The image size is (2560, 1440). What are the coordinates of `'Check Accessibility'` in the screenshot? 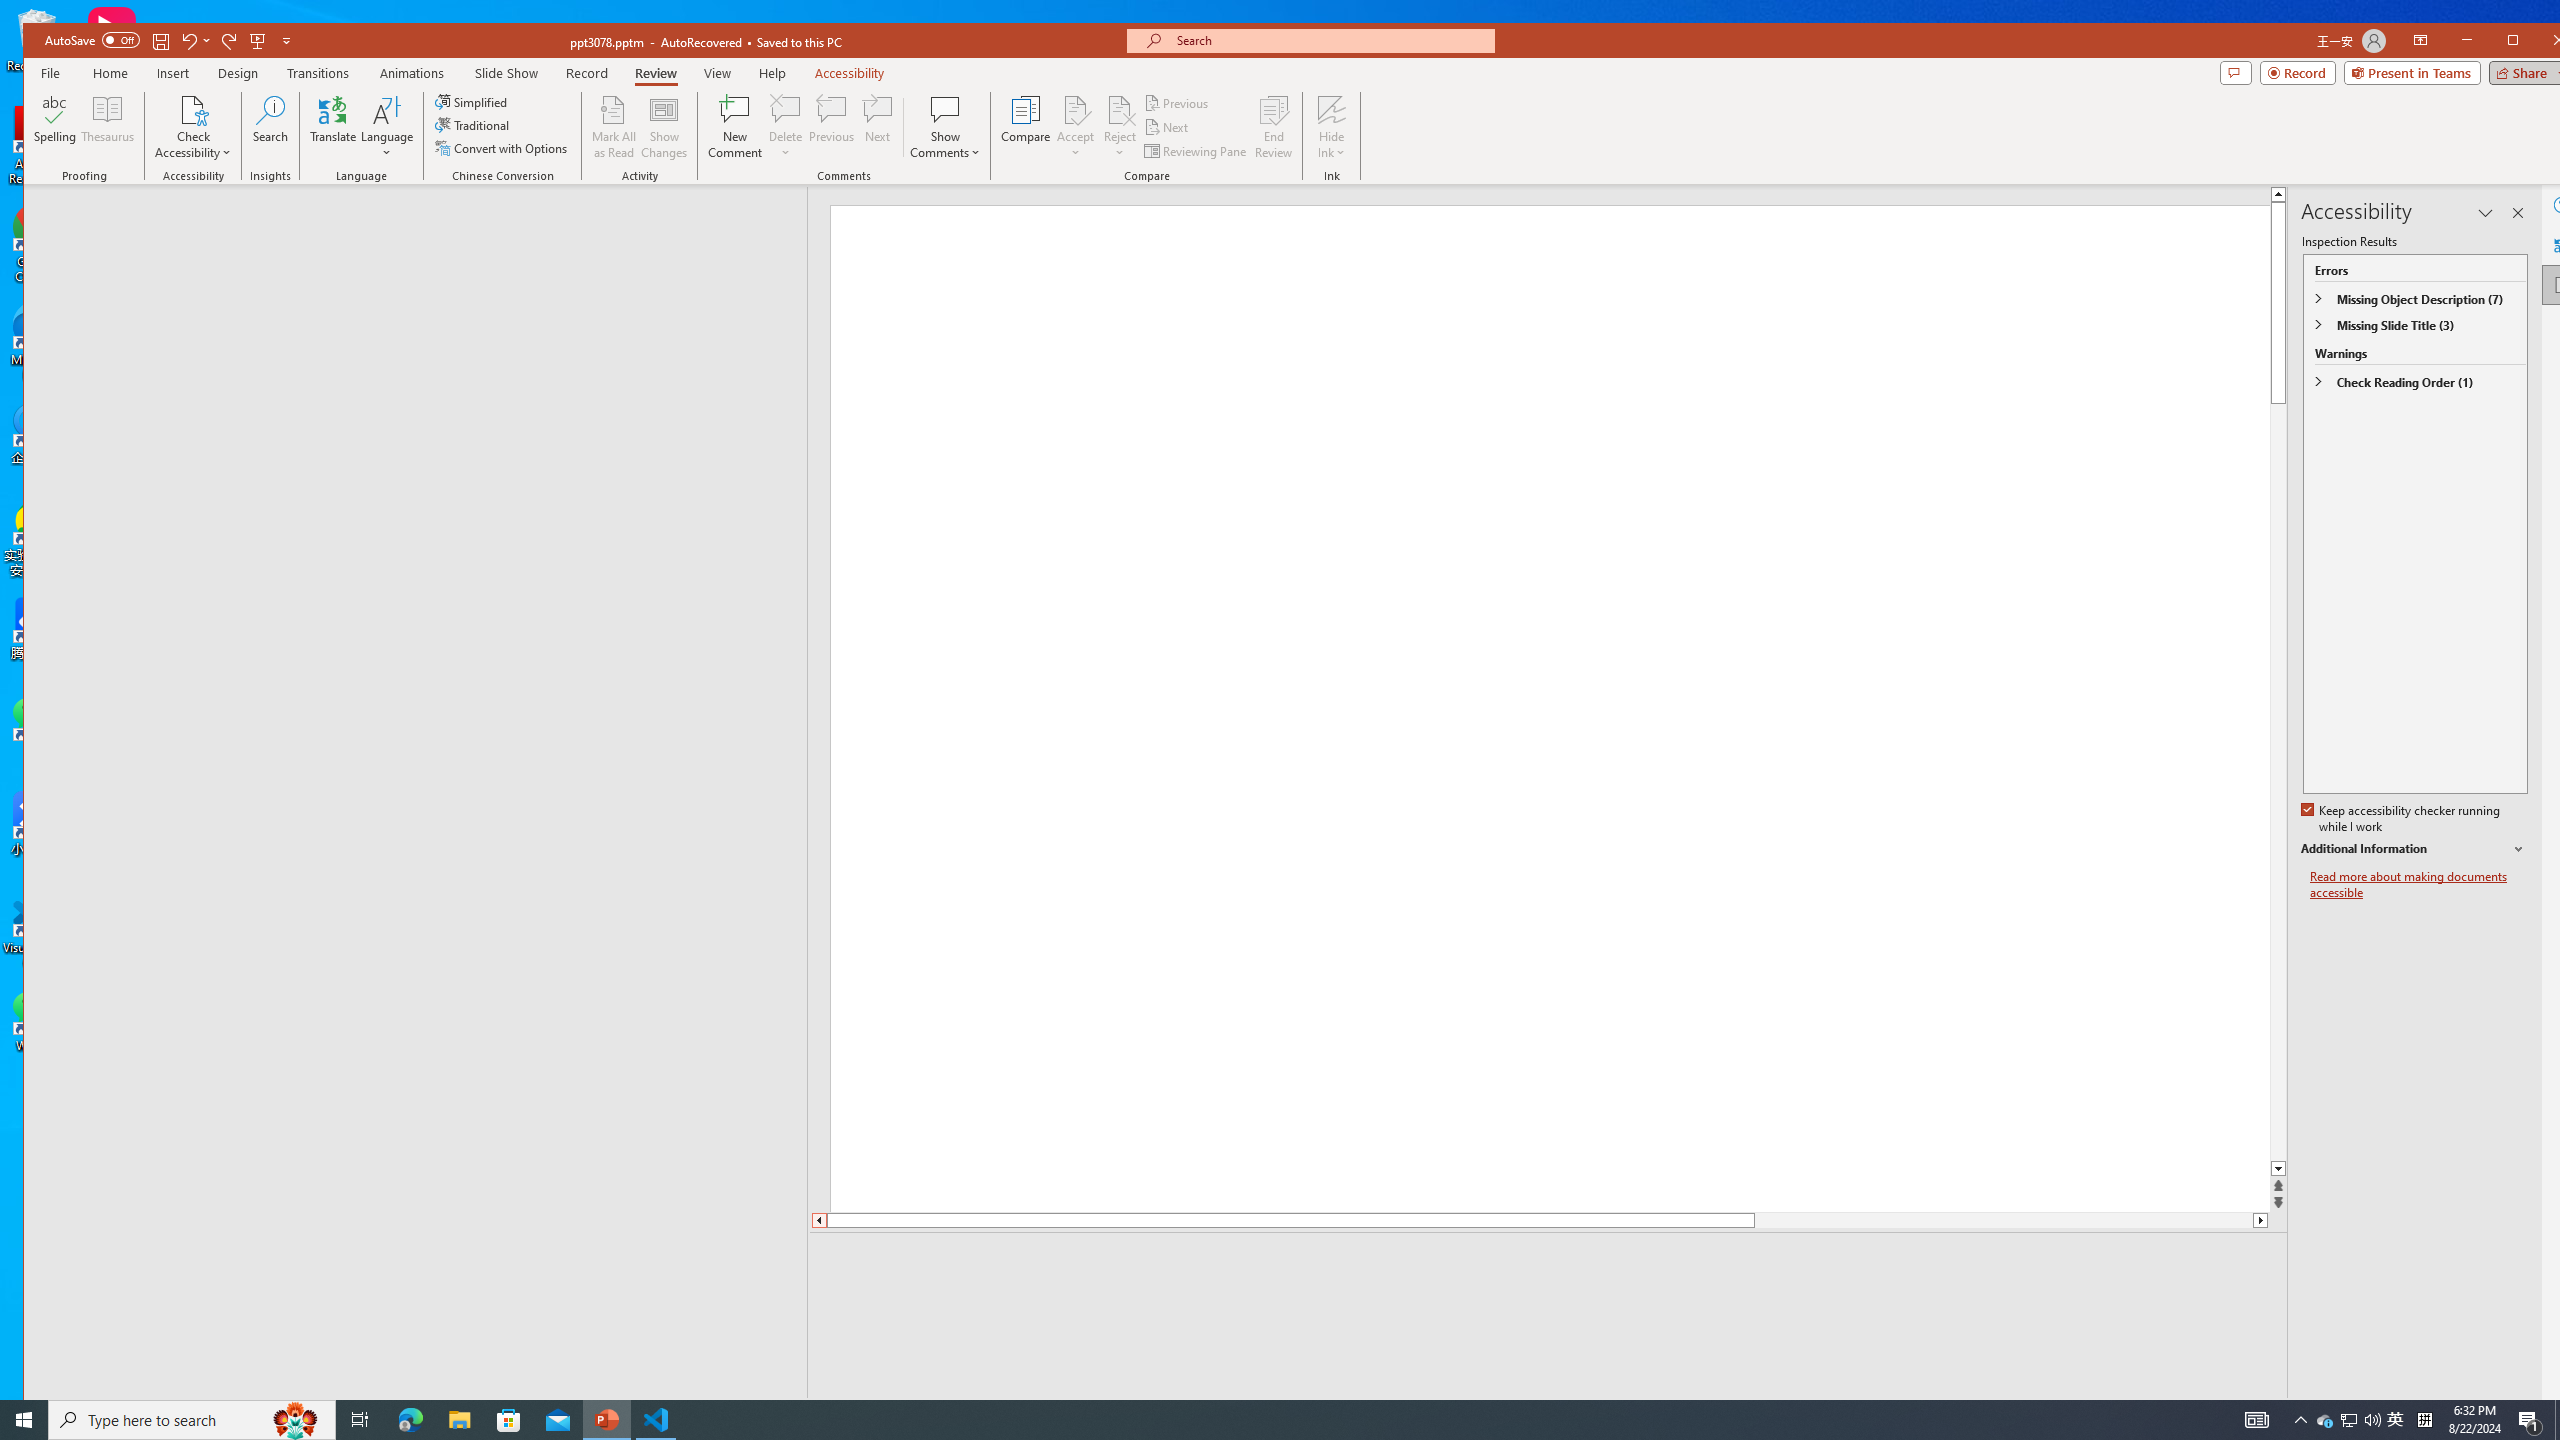 It's located at (192, 126).